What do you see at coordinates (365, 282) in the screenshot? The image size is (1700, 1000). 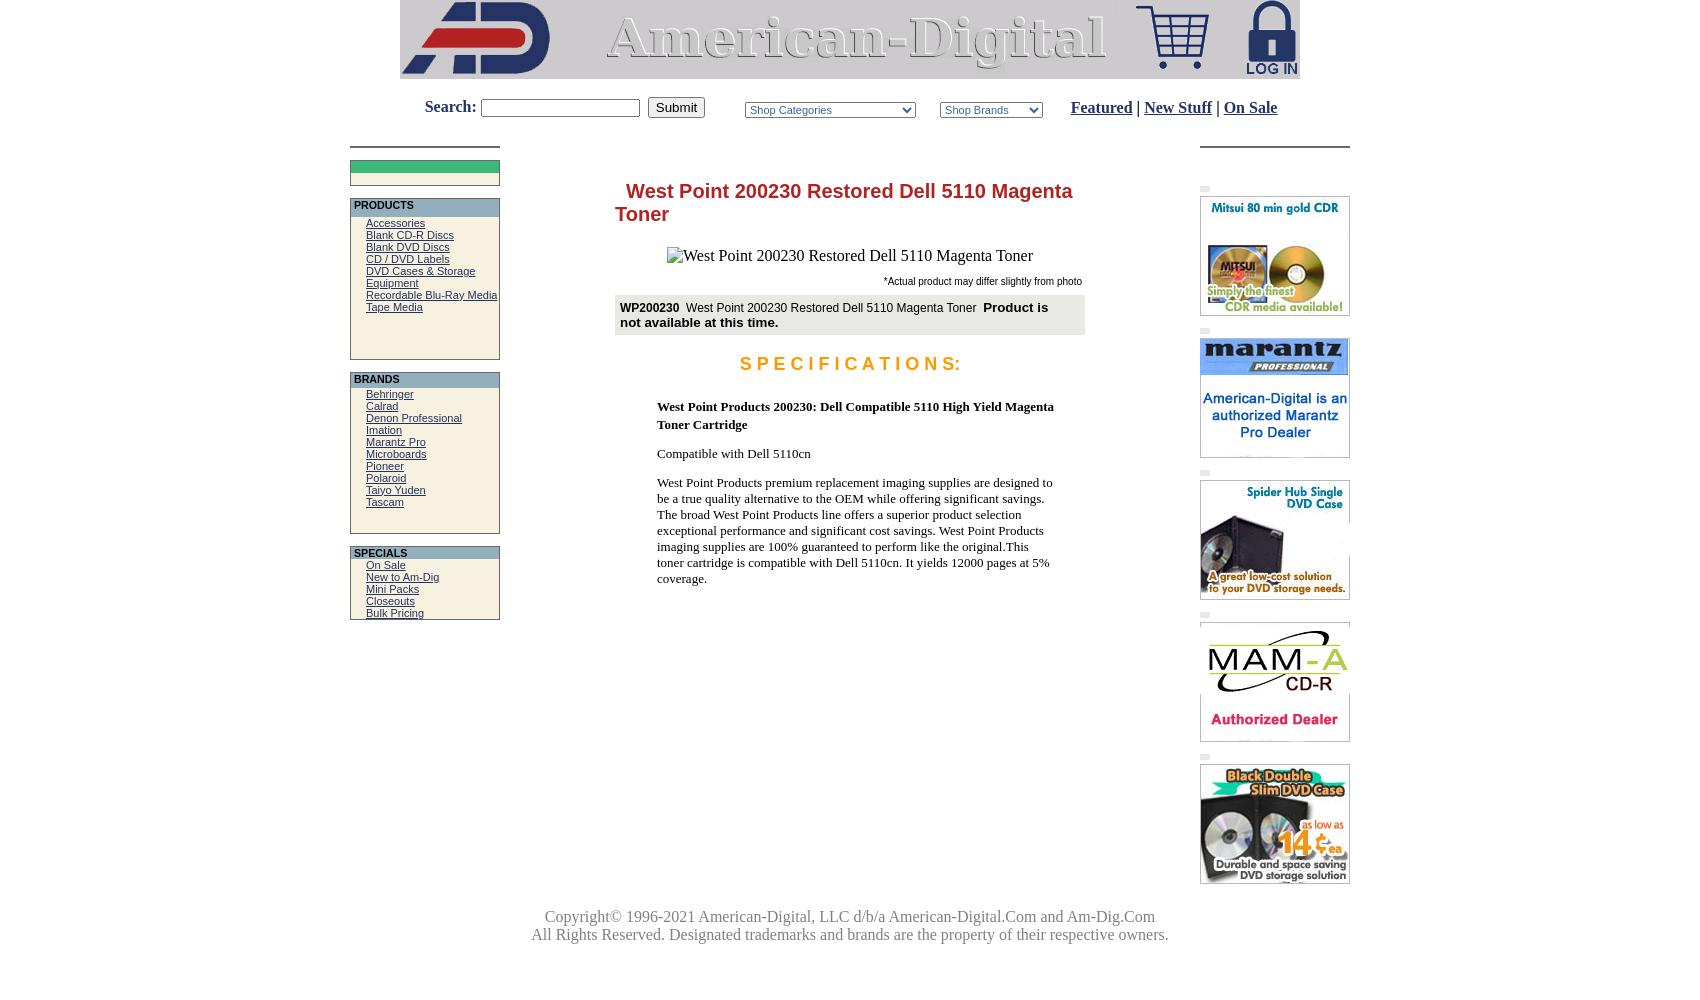 I see `'Equipment'` at bounding box center [365, 282].